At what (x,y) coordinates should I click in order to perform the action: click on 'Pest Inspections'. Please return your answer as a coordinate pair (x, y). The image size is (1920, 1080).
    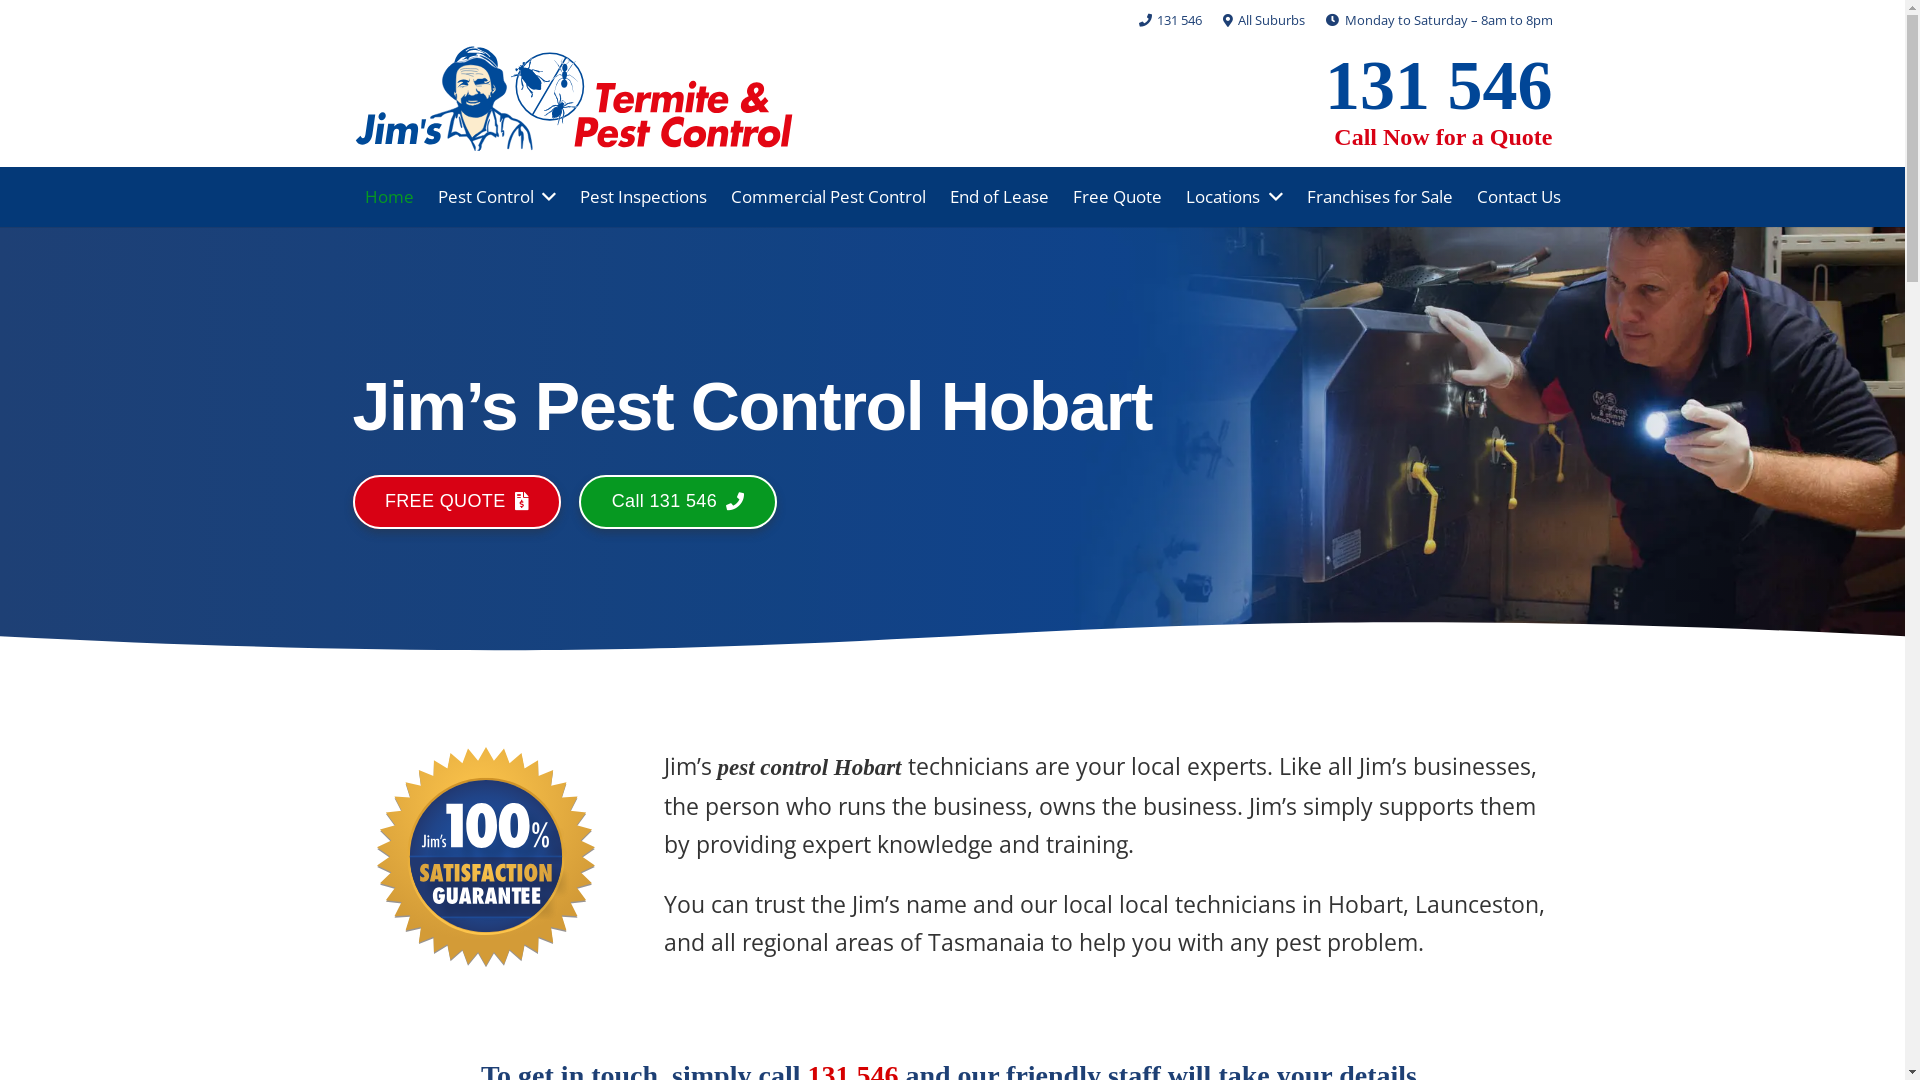
    Looking at the image, I should click on (643, 196).